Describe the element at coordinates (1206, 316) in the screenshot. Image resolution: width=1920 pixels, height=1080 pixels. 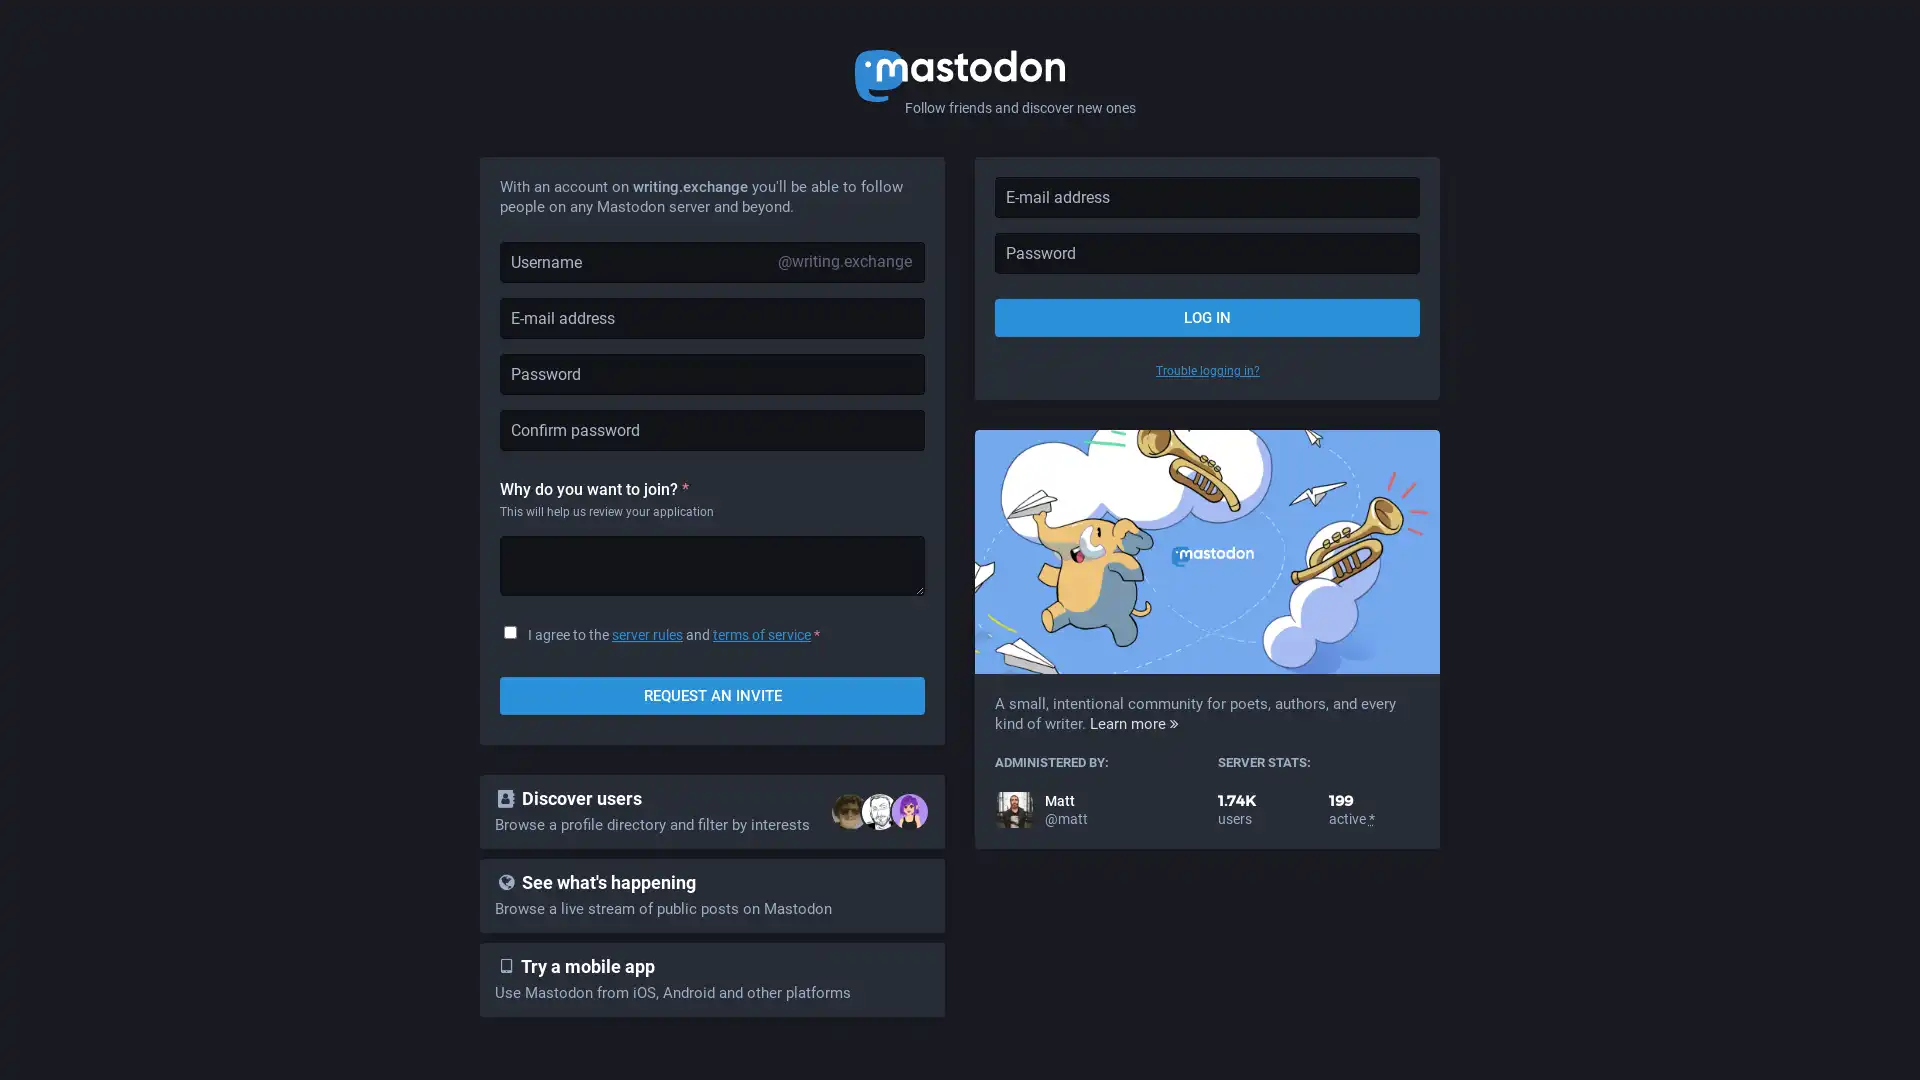
I see `LOG IN` at that location.